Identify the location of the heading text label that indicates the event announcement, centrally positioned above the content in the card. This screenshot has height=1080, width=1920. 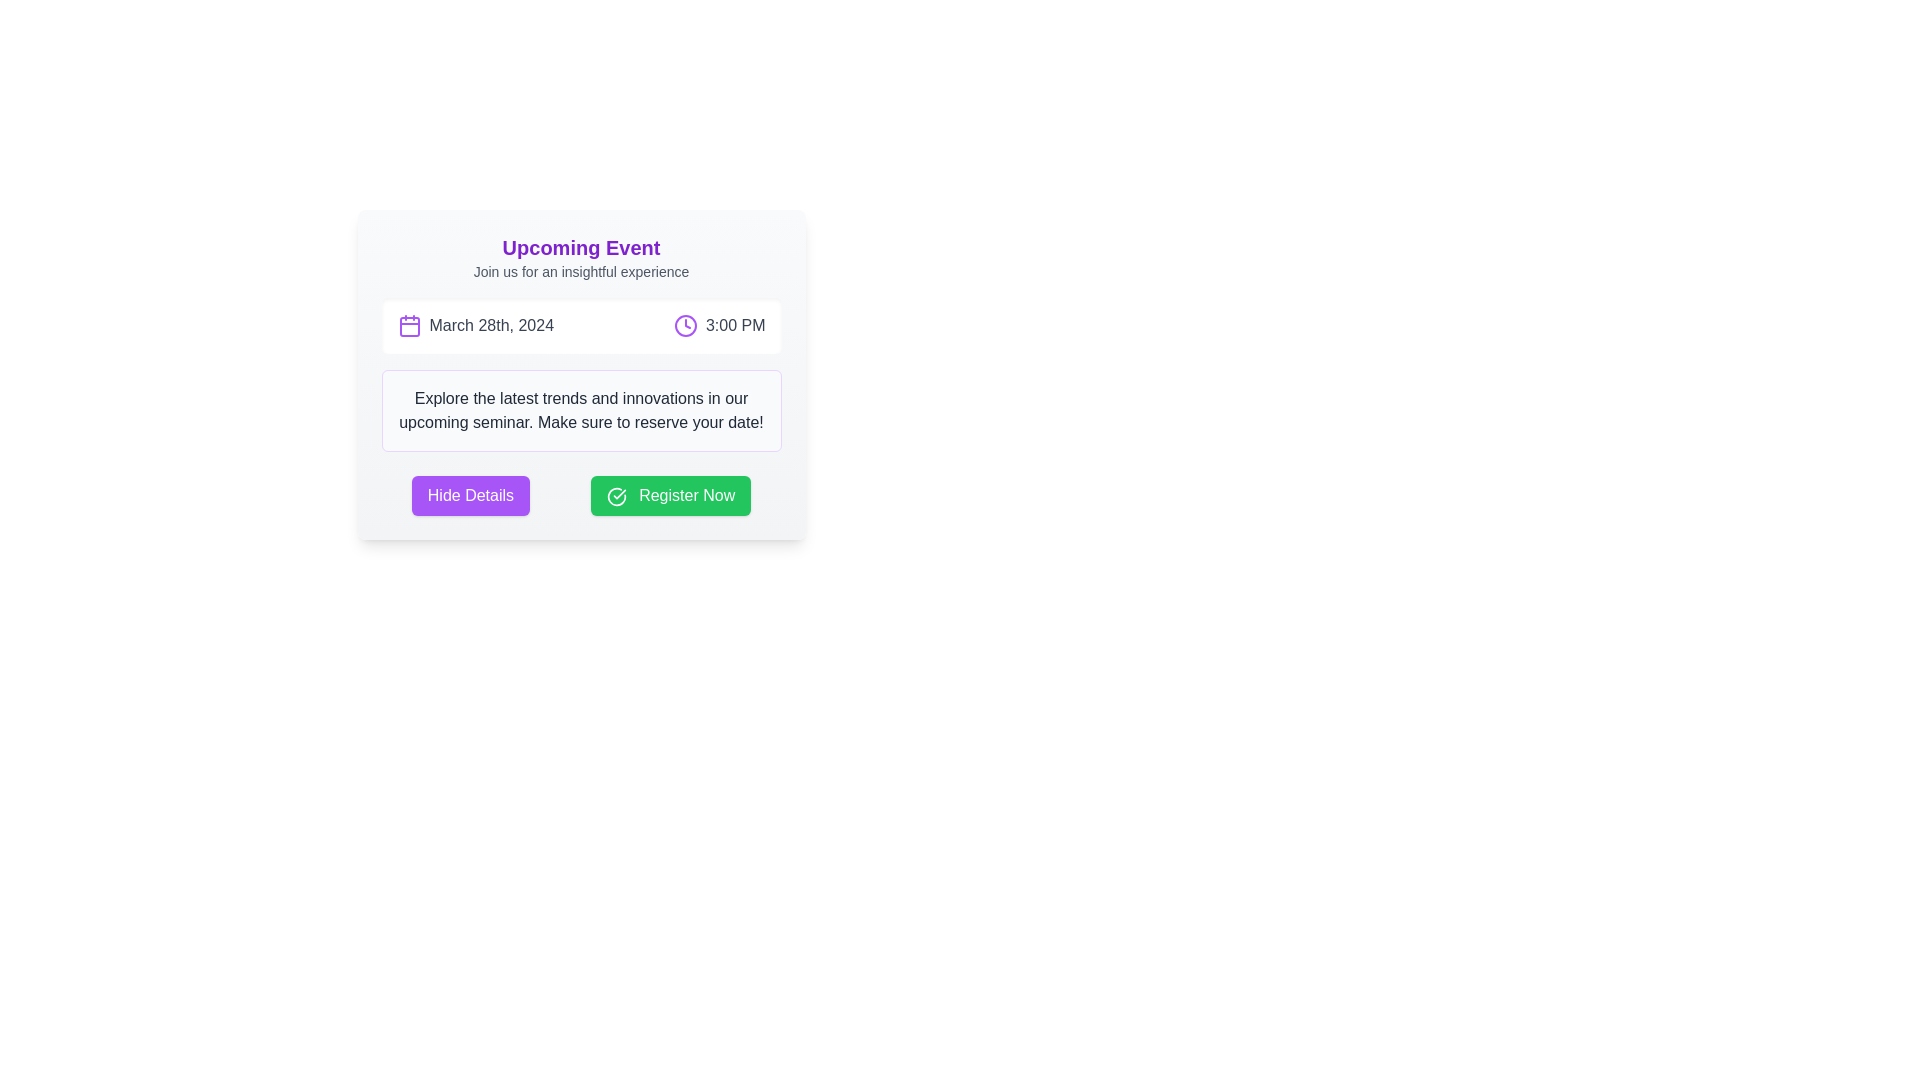
(580, 246).